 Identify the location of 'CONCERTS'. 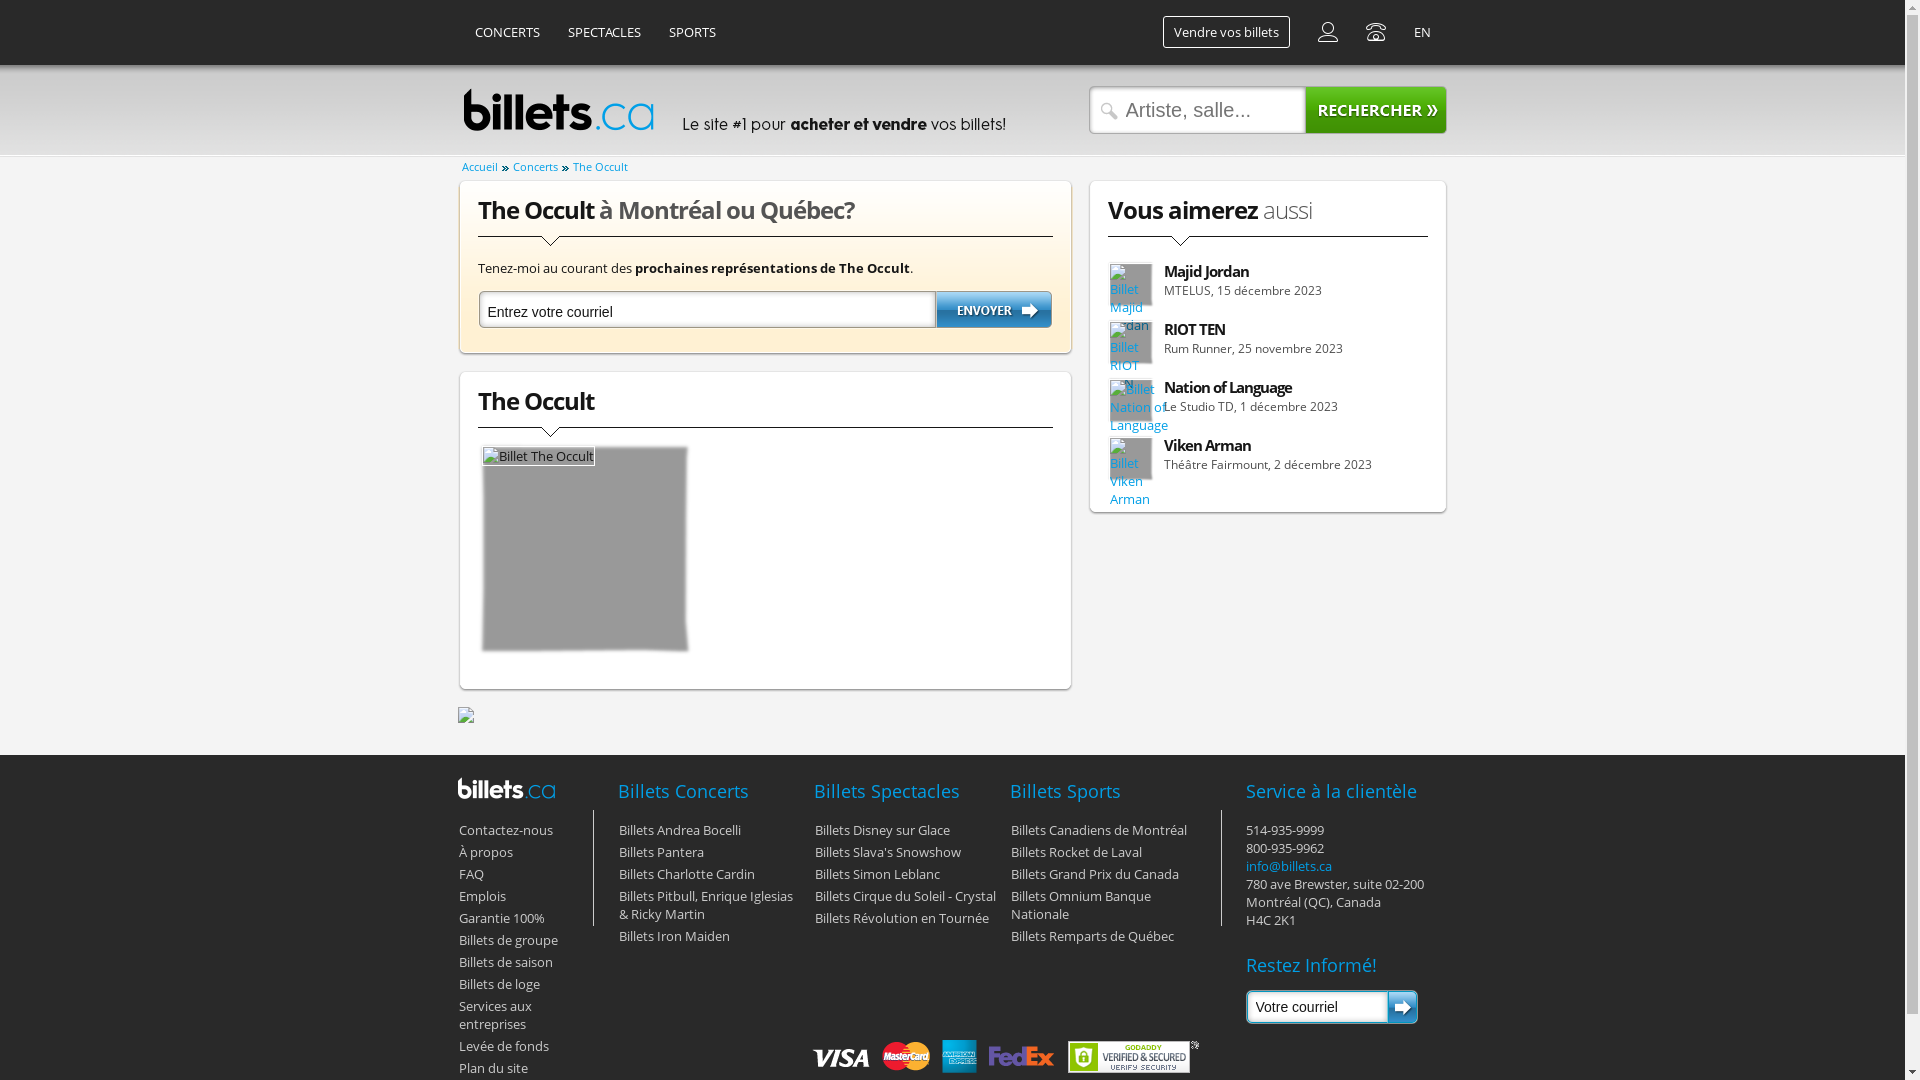
(507, 31).